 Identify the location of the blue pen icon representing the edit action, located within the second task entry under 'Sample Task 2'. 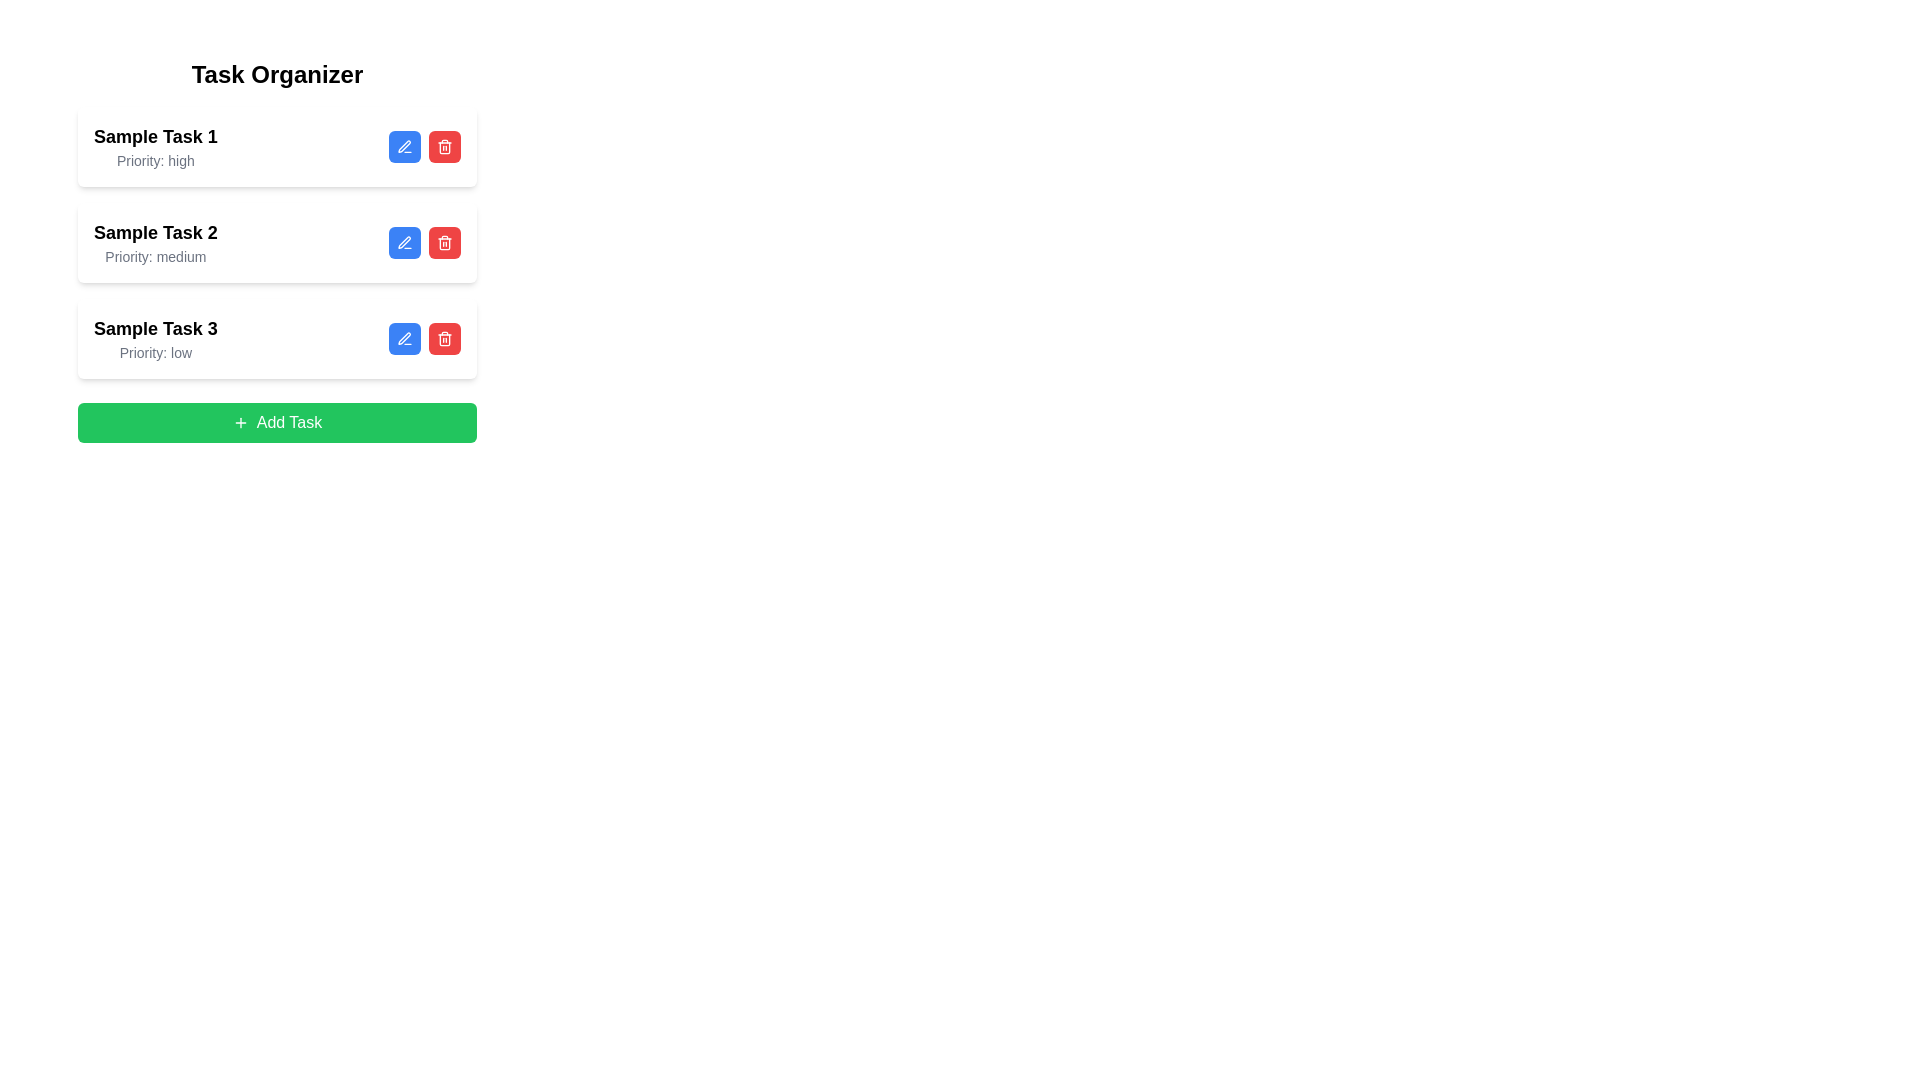
(403, 241).